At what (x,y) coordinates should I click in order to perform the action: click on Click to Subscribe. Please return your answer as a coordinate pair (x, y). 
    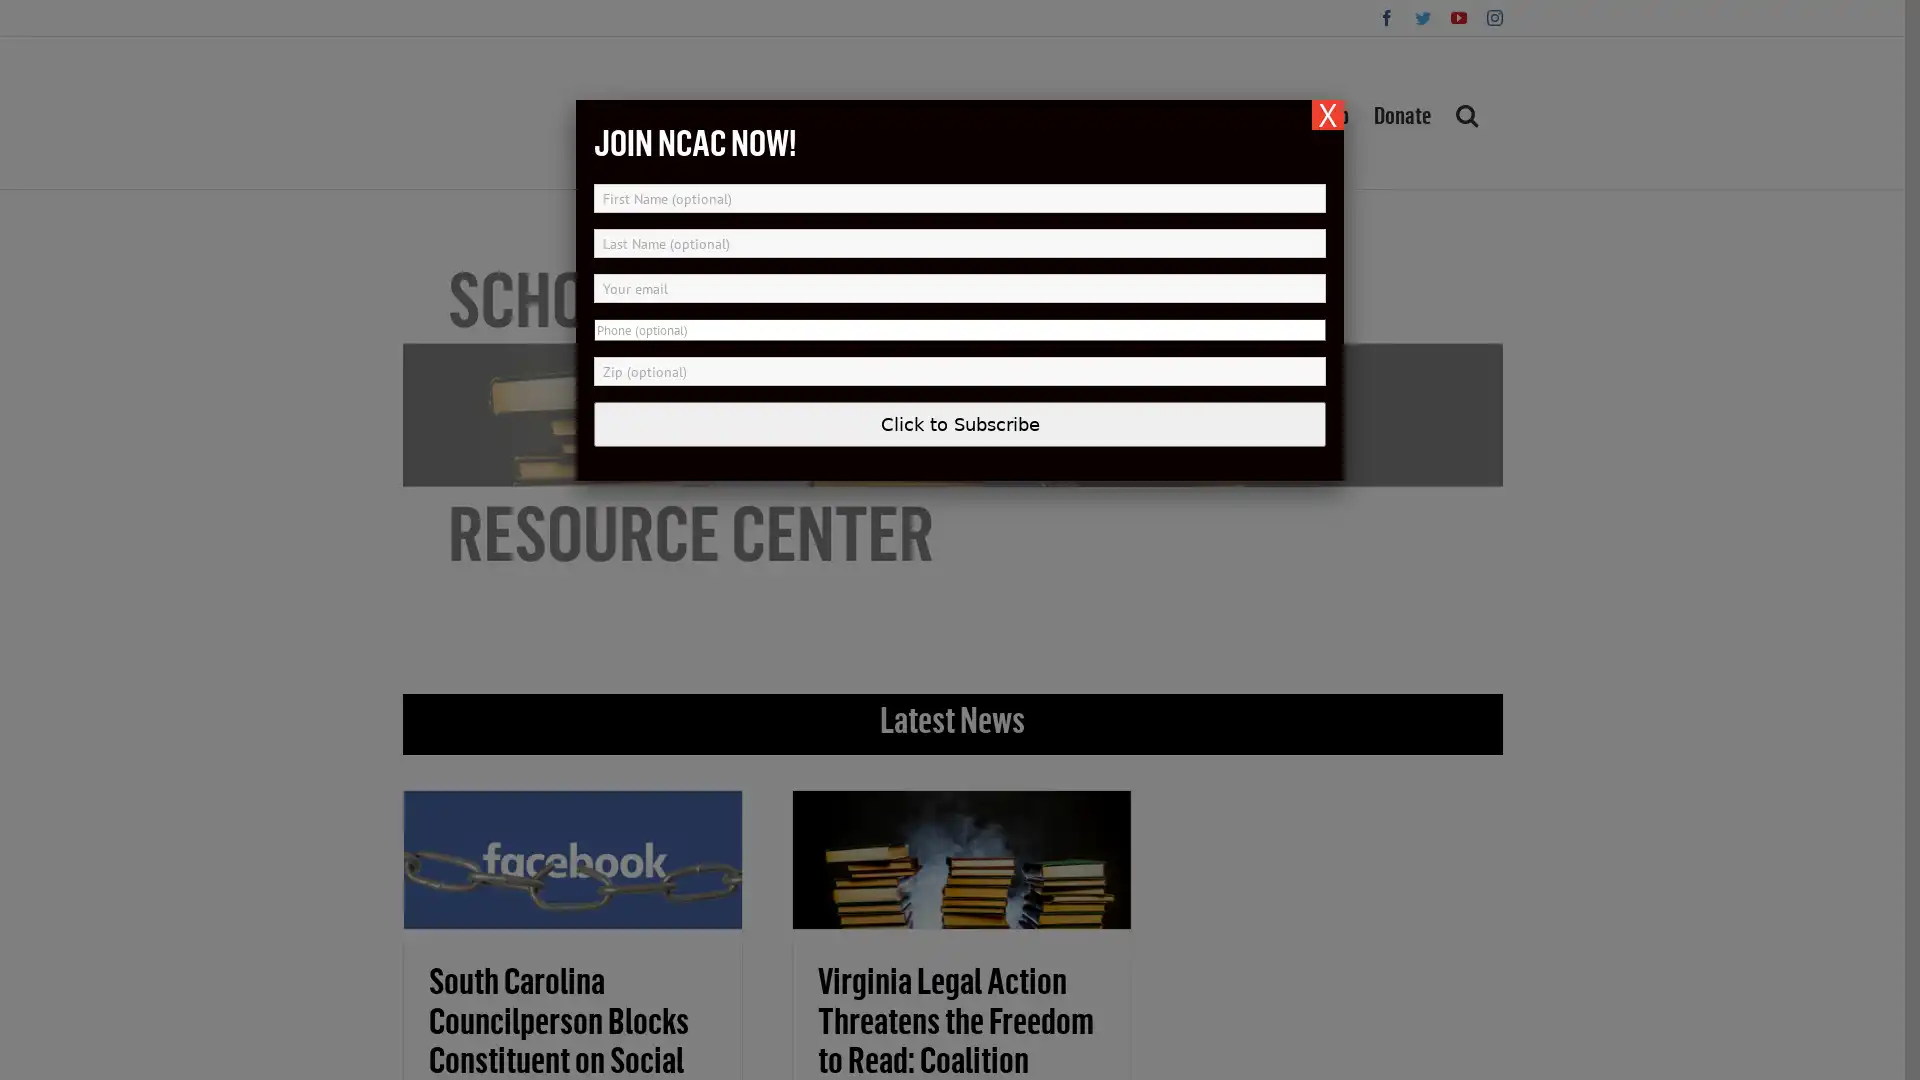
    Looking at the image, I should click on (960, 423).